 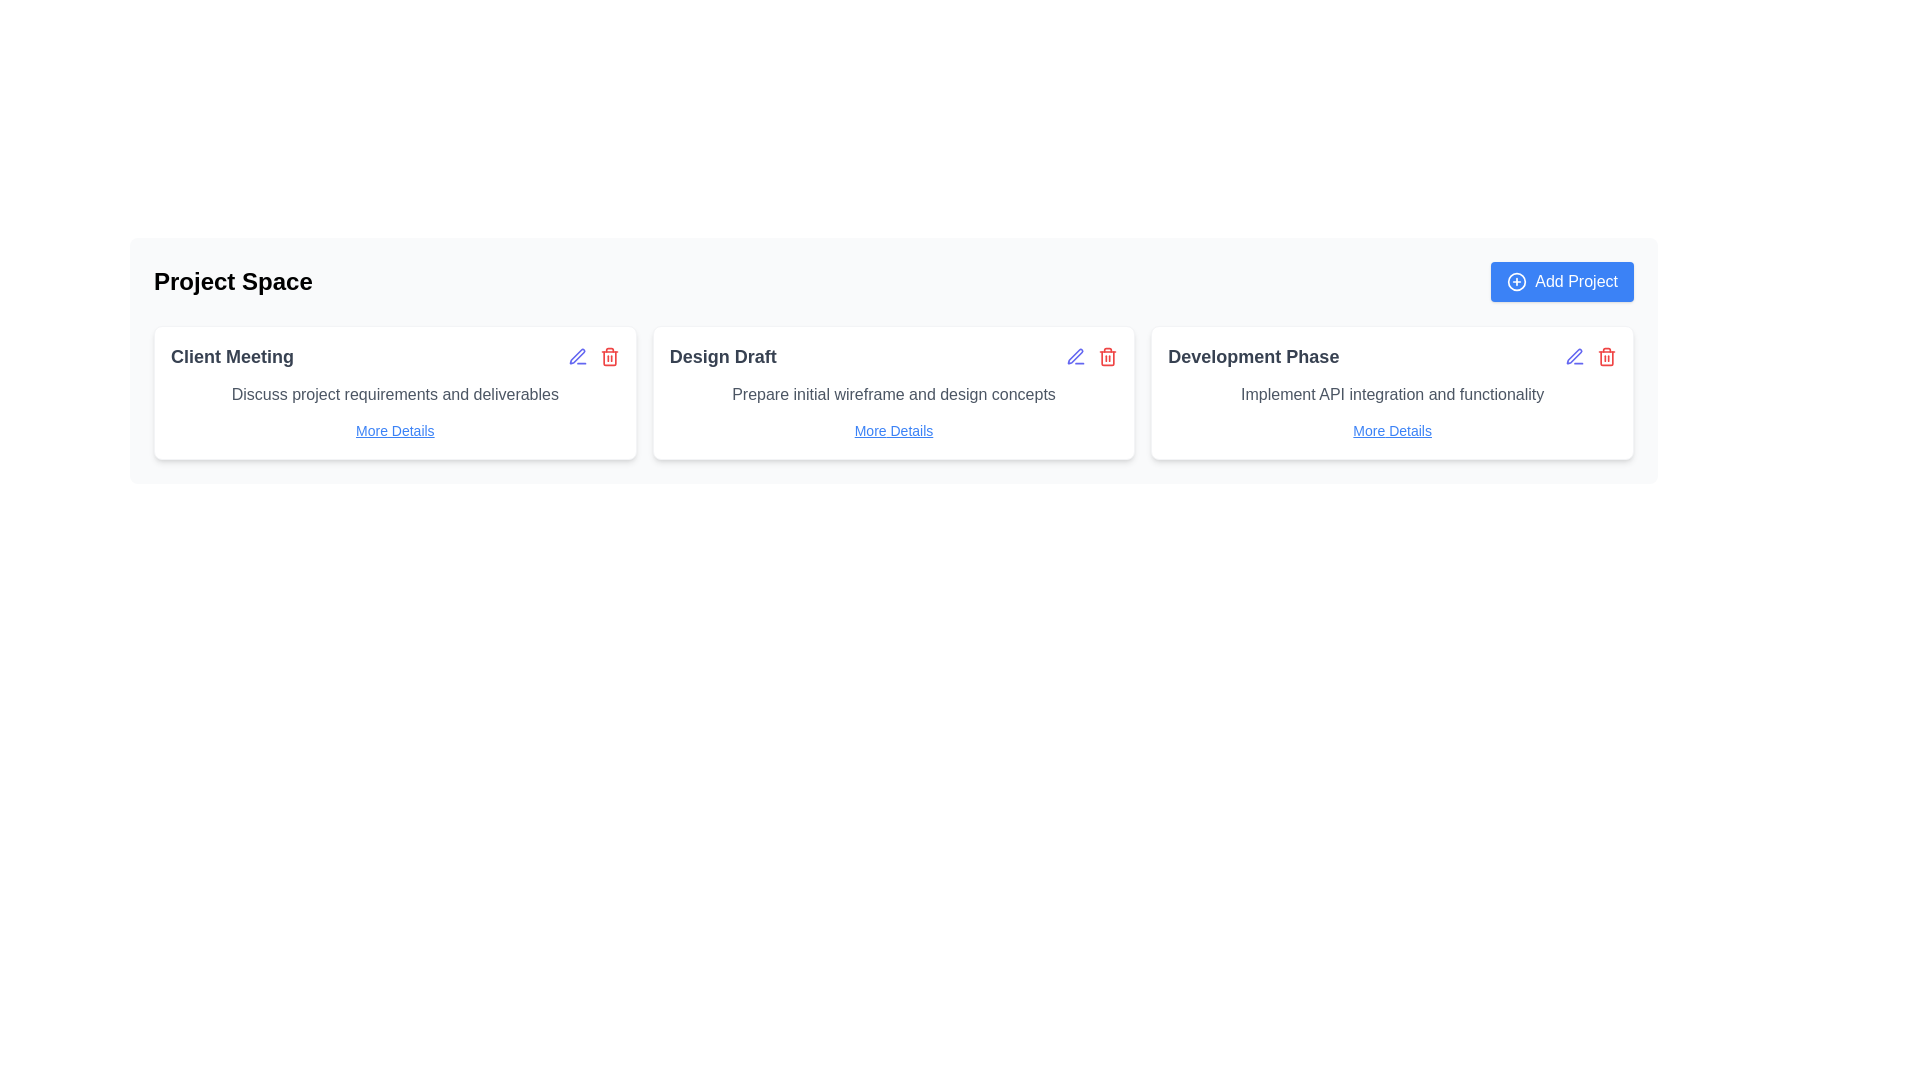 What do you see at coordinates (1391, 393) in the screenshot?
I see `the Informative card component, which is the third card in the grid layout` at bounding box center [1391, 393].